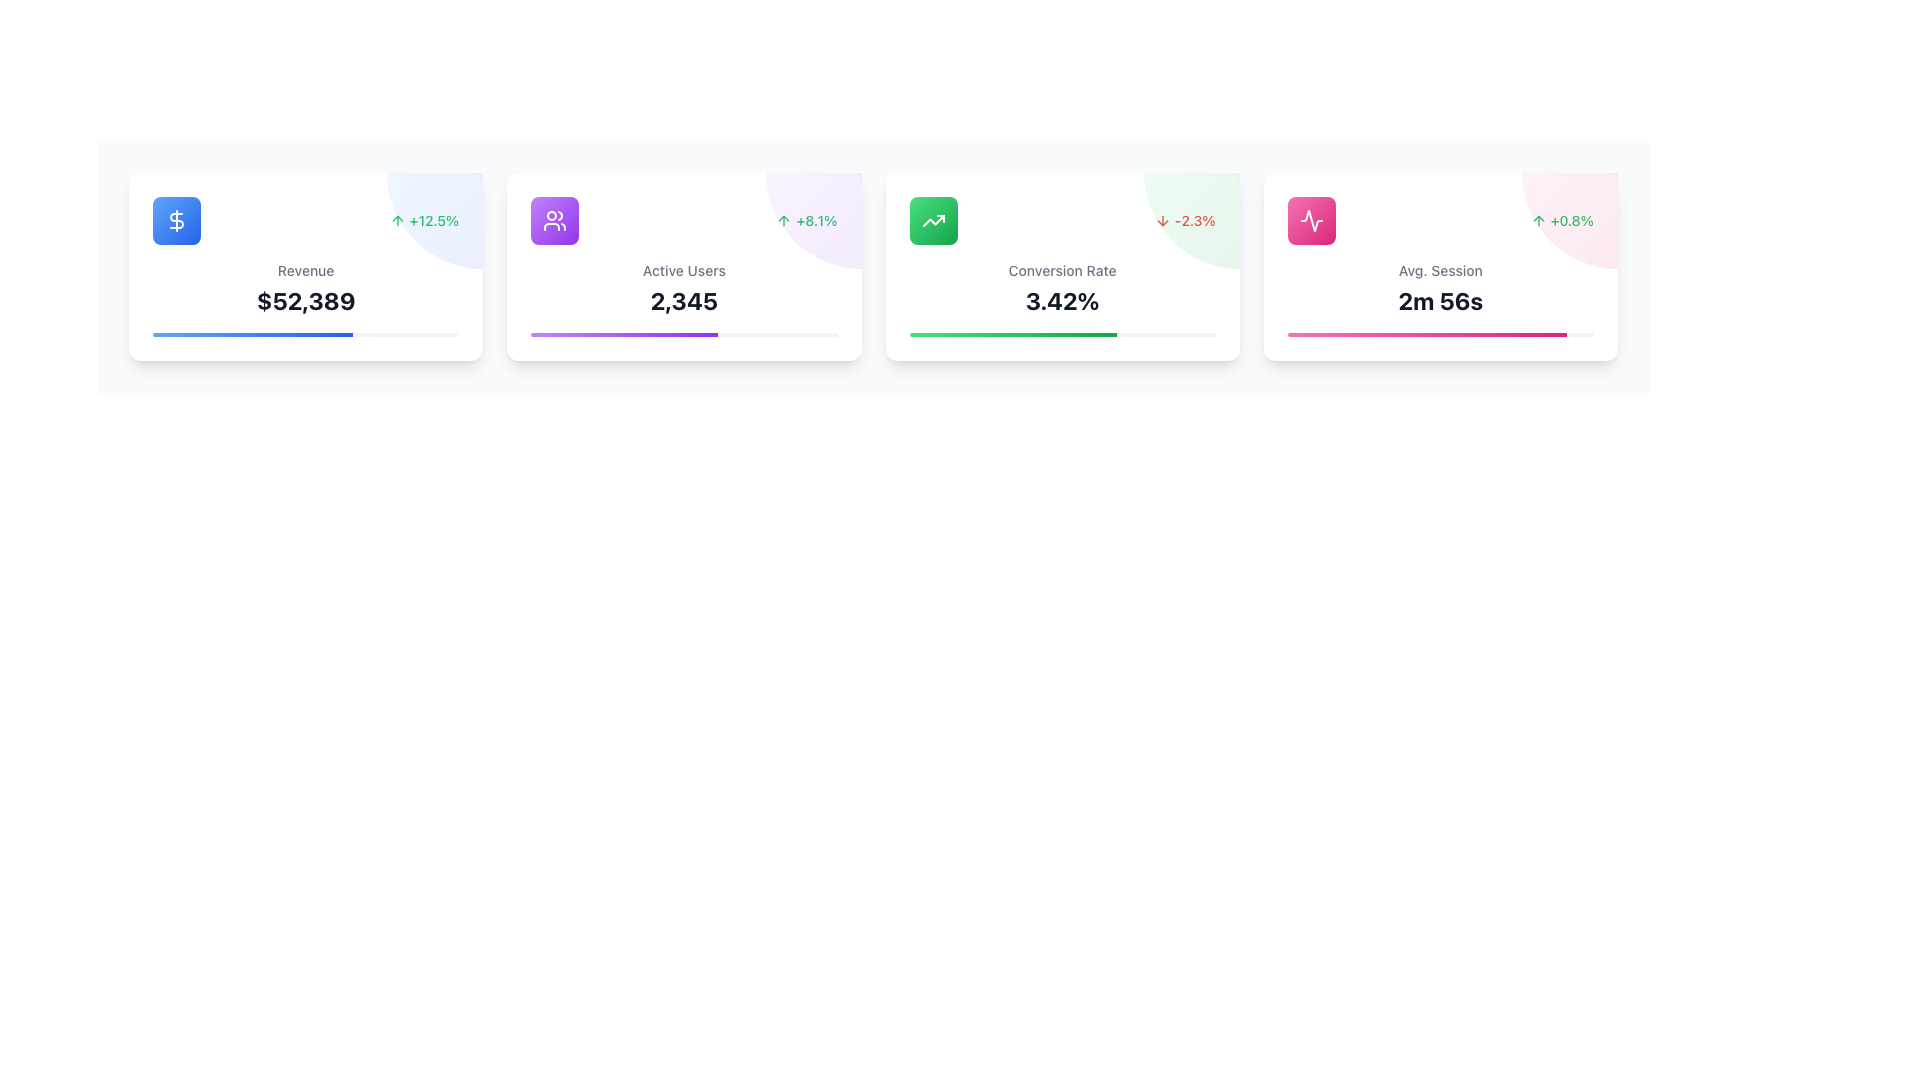  Describe the element at coordinates (1440, 300) in the screenshot. I see `value displayed in the bold, large text component showing '2m 56s' within the fourth card labeled 'Avg. Session'` at that location.